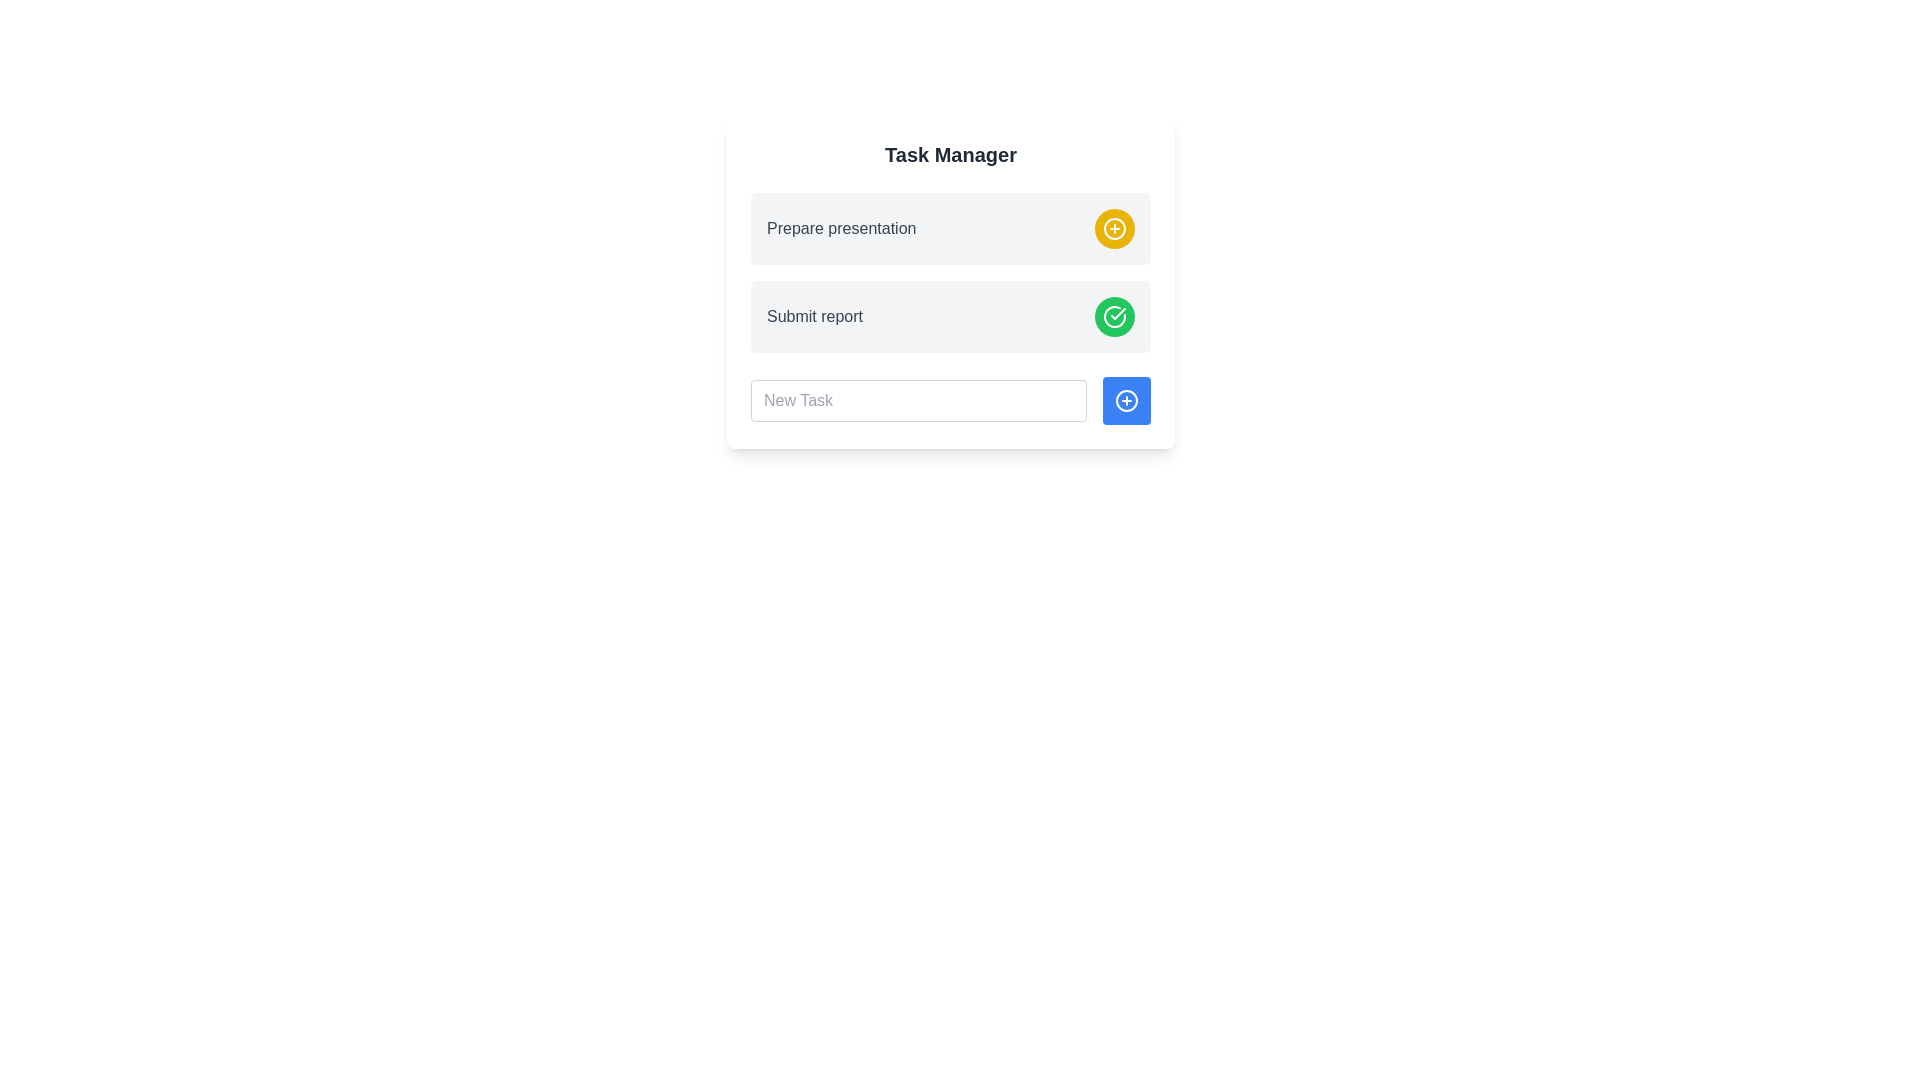 This screenshot has height=1080, width=1920. What do you see at coordinates (1113, 315) in the screenshot?
I see `the circular icon with a green background and white checkmark located to the right of the text 'Submit report' in the second row of task items` at bounding box center [1113, 315].